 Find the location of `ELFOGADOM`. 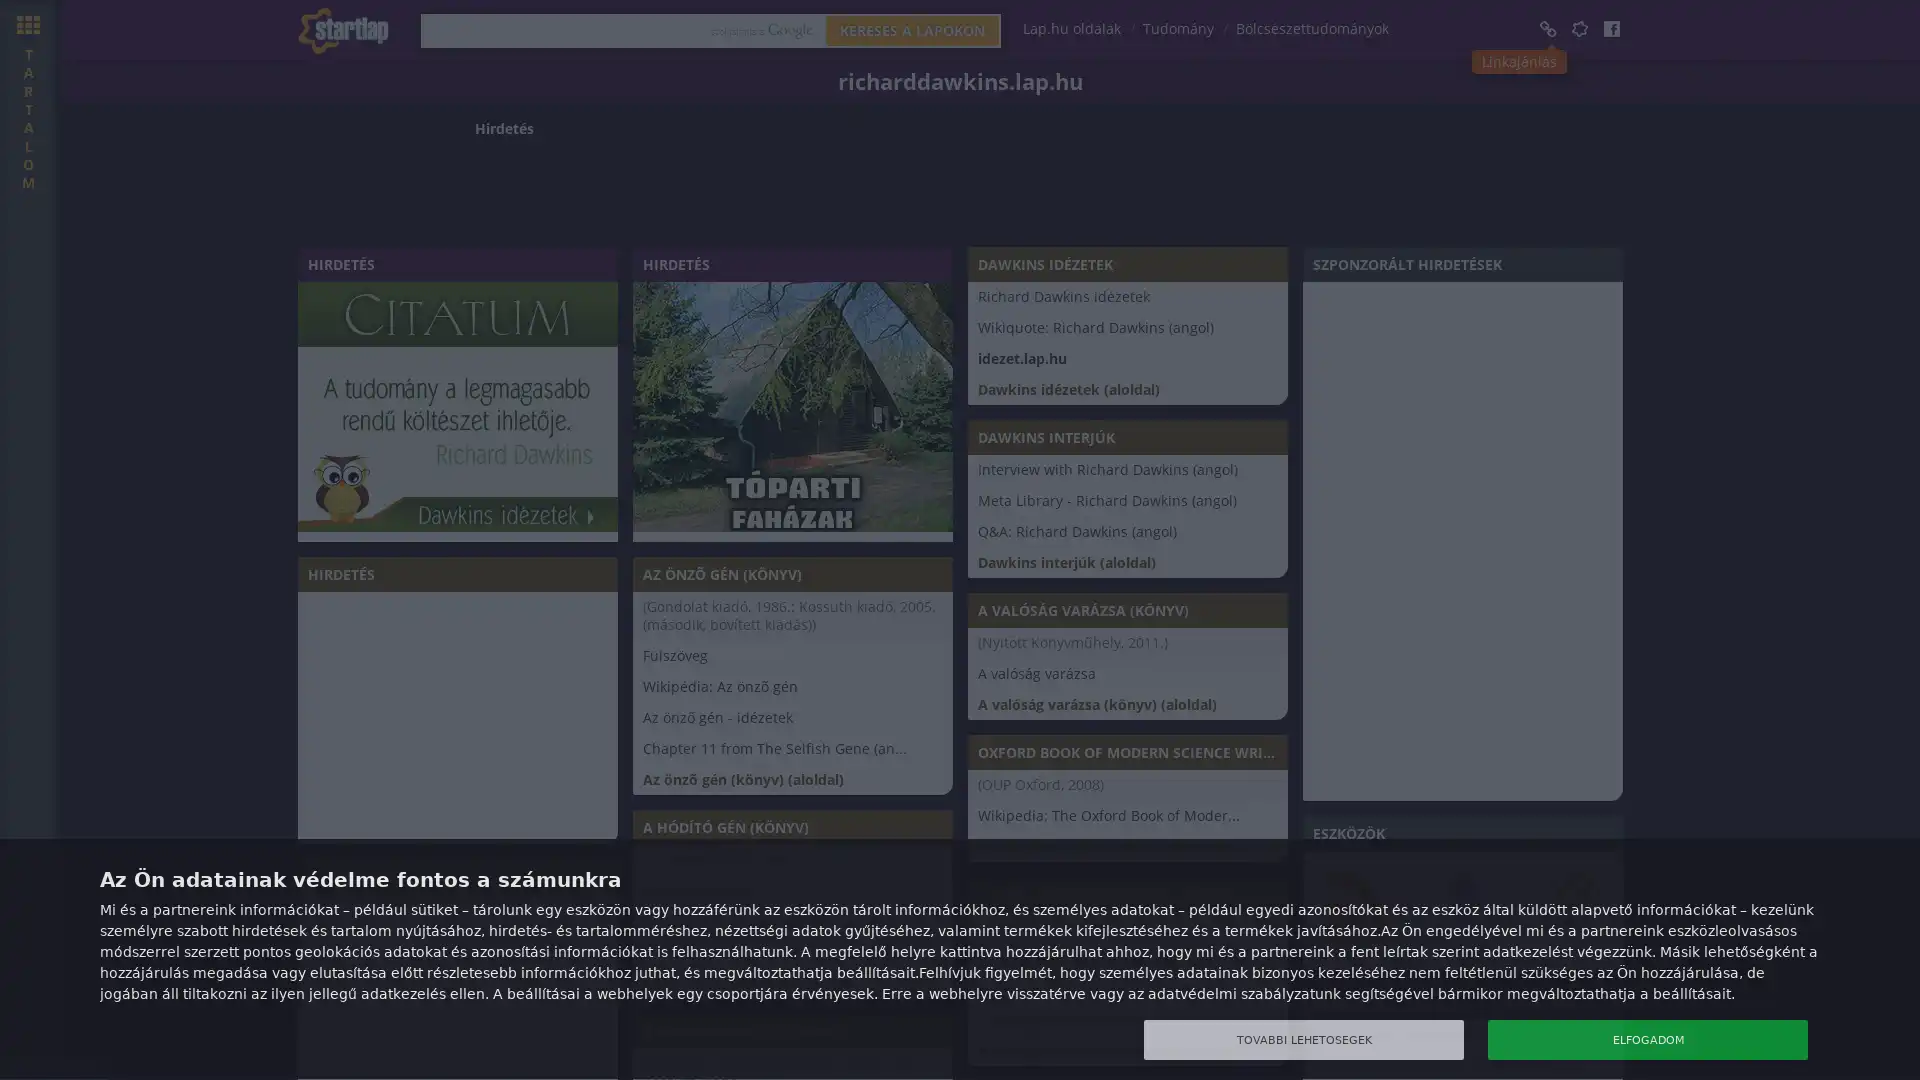

ELFOGADOM is located at coordinates (1647, 1039).